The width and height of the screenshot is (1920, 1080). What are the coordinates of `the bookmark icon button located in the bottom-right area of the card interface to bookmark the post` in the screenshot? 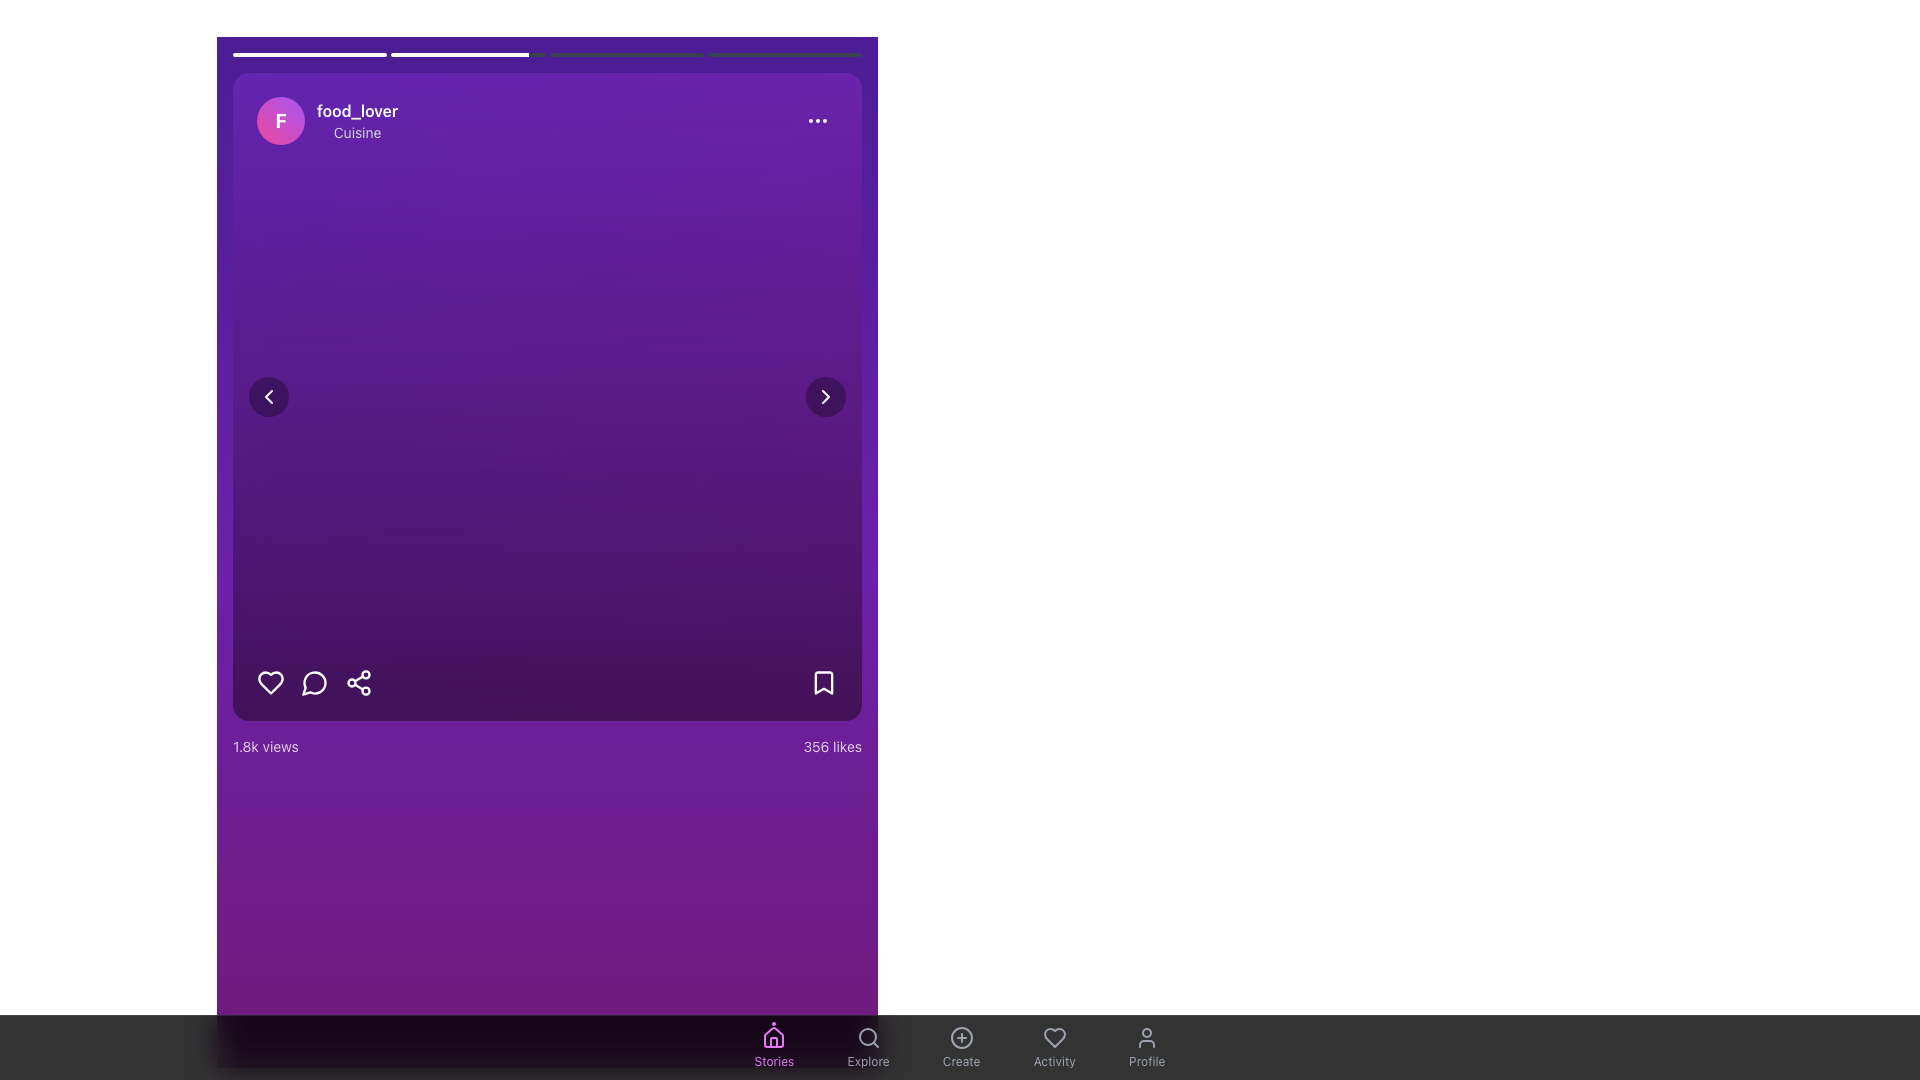 It's located at (824, 681).